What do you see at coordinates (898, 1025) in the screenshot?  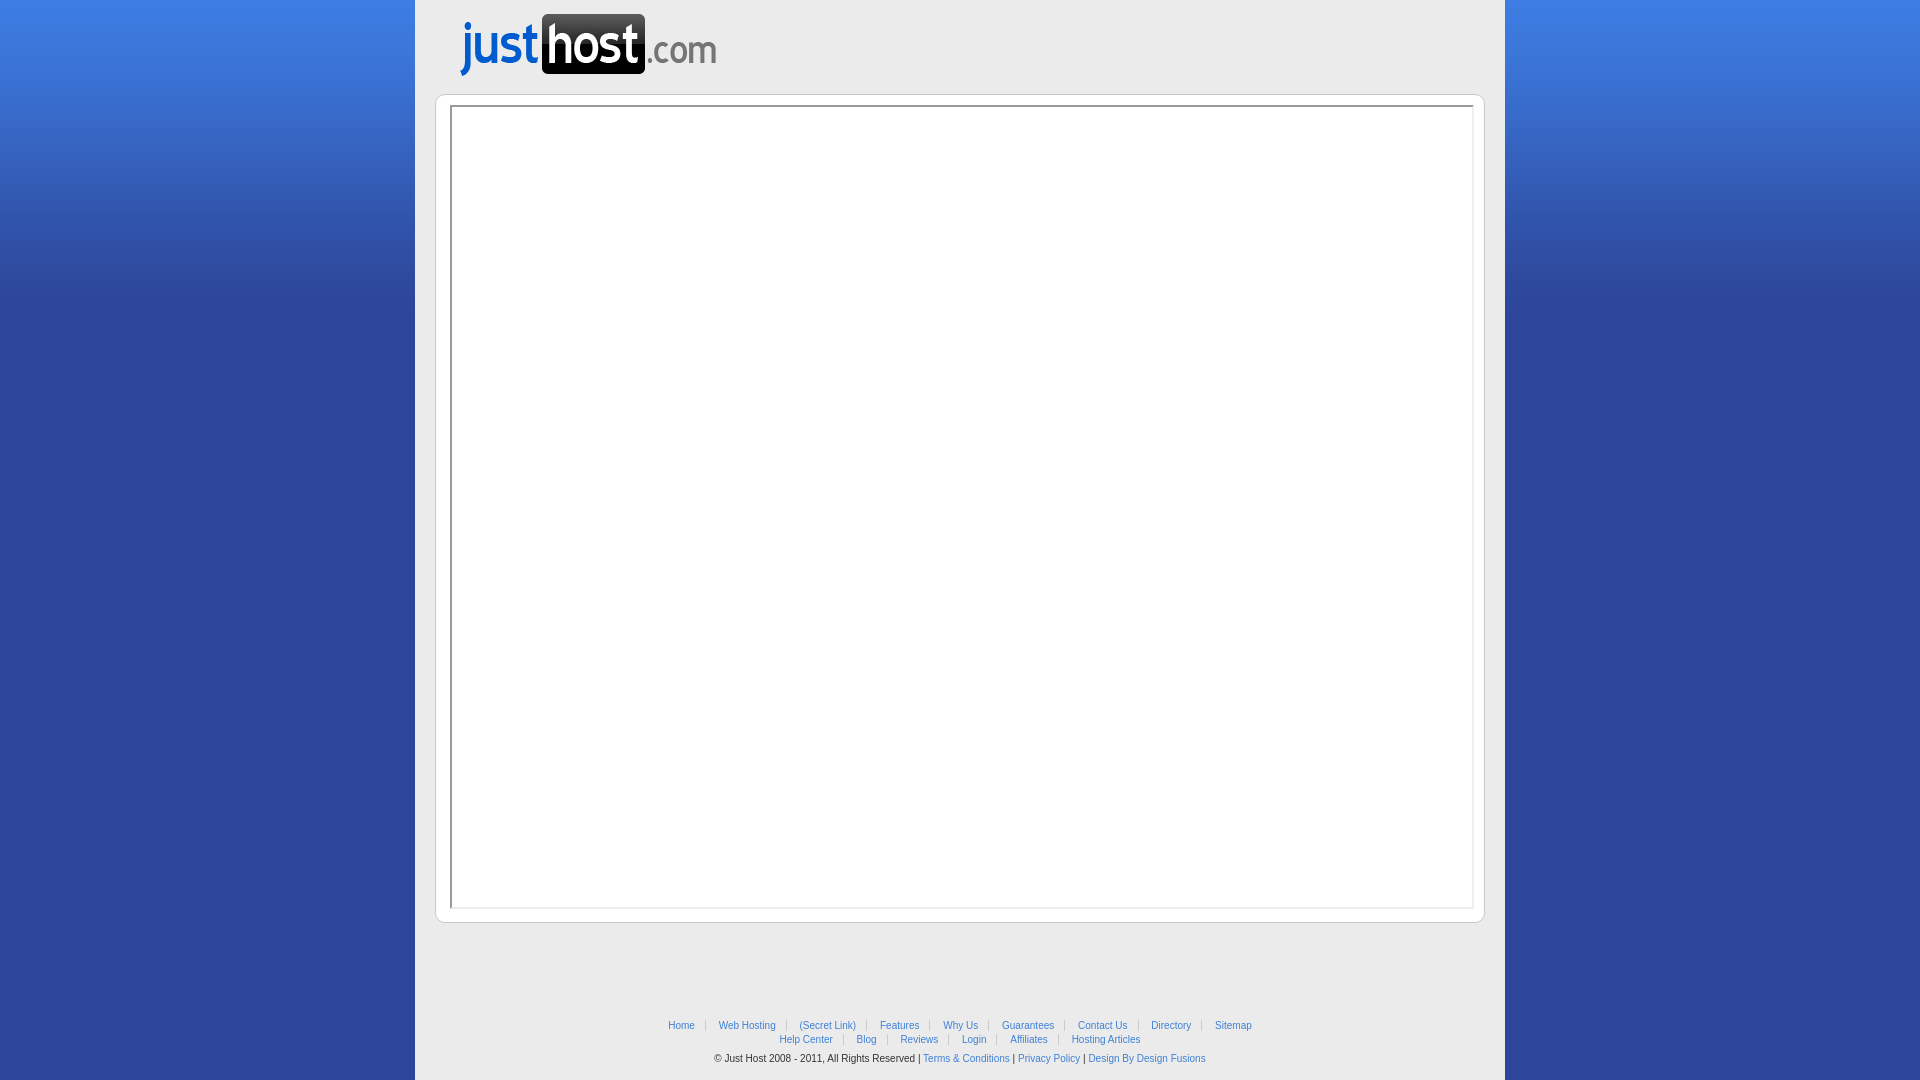 I see `'Features'` at bounding box center [898, 1025].